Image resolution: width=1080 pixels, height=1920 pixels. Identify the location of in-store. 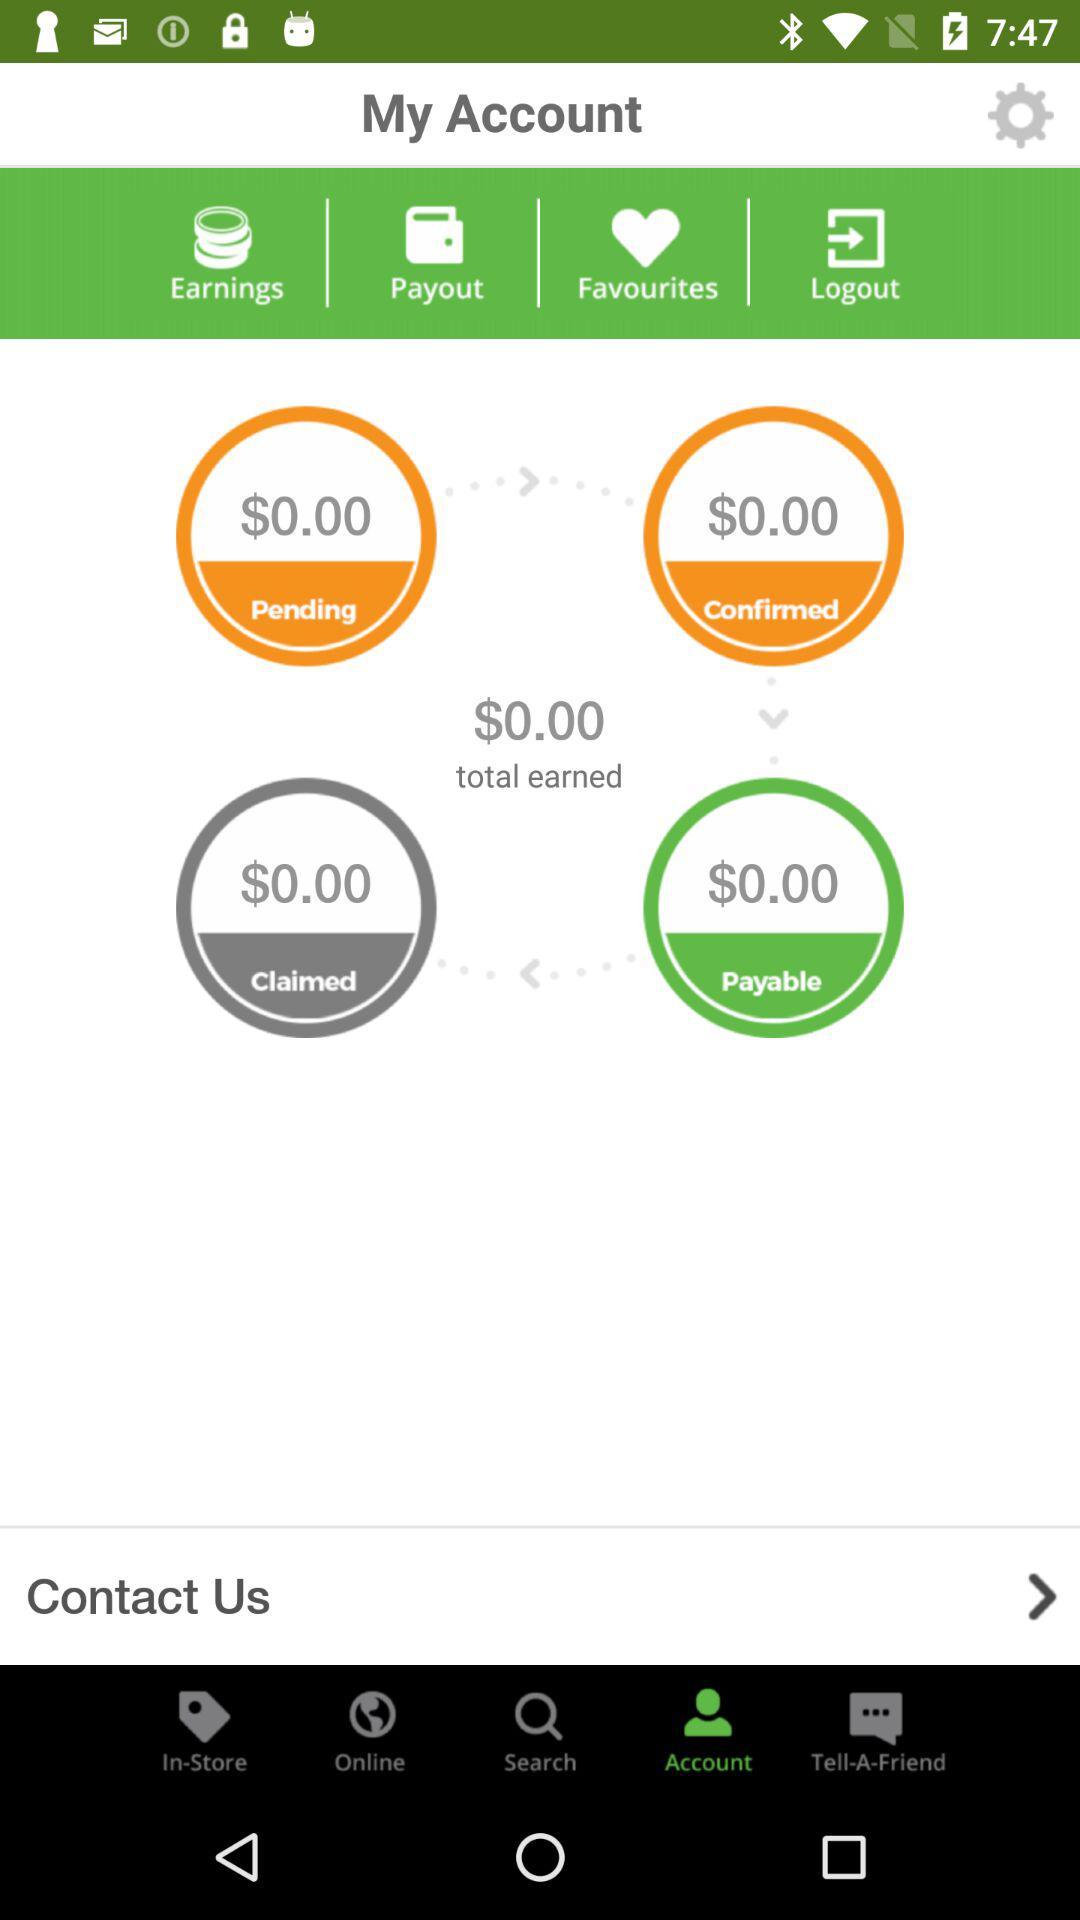
(204, 1728).